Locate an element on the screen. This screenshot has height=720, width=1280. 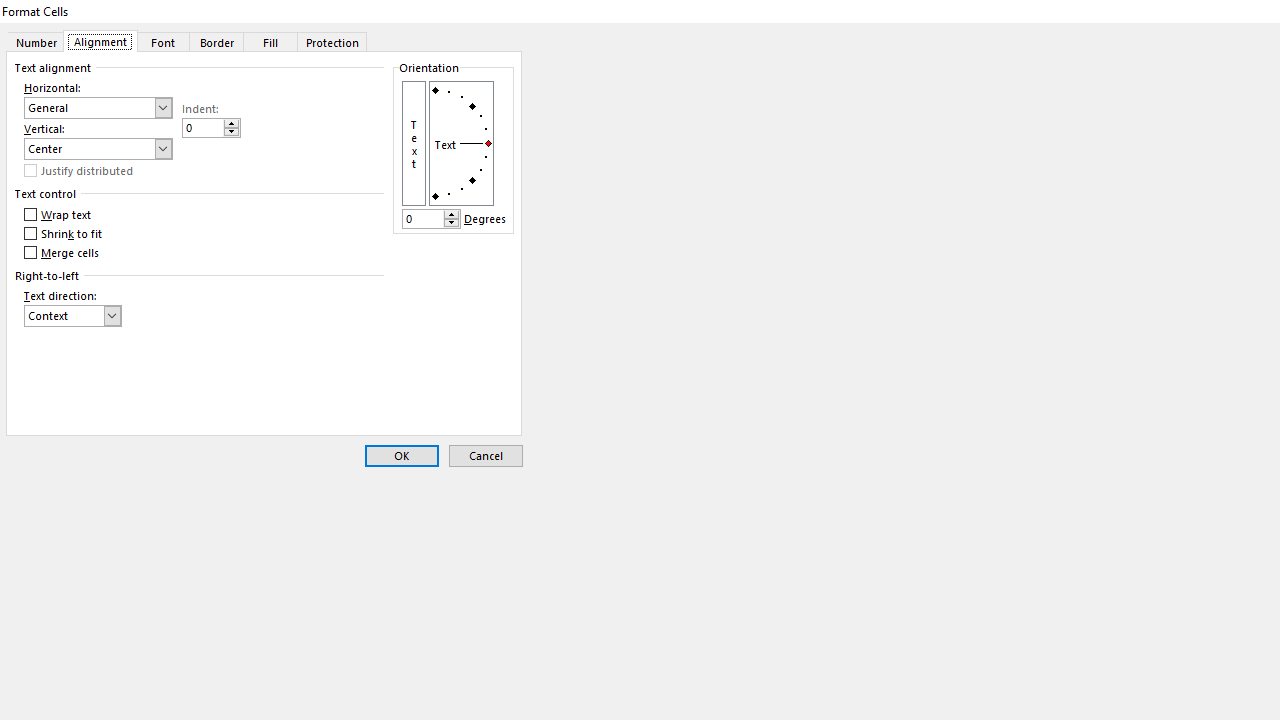
'Justify distributed' is located at coordinates (80, 170).